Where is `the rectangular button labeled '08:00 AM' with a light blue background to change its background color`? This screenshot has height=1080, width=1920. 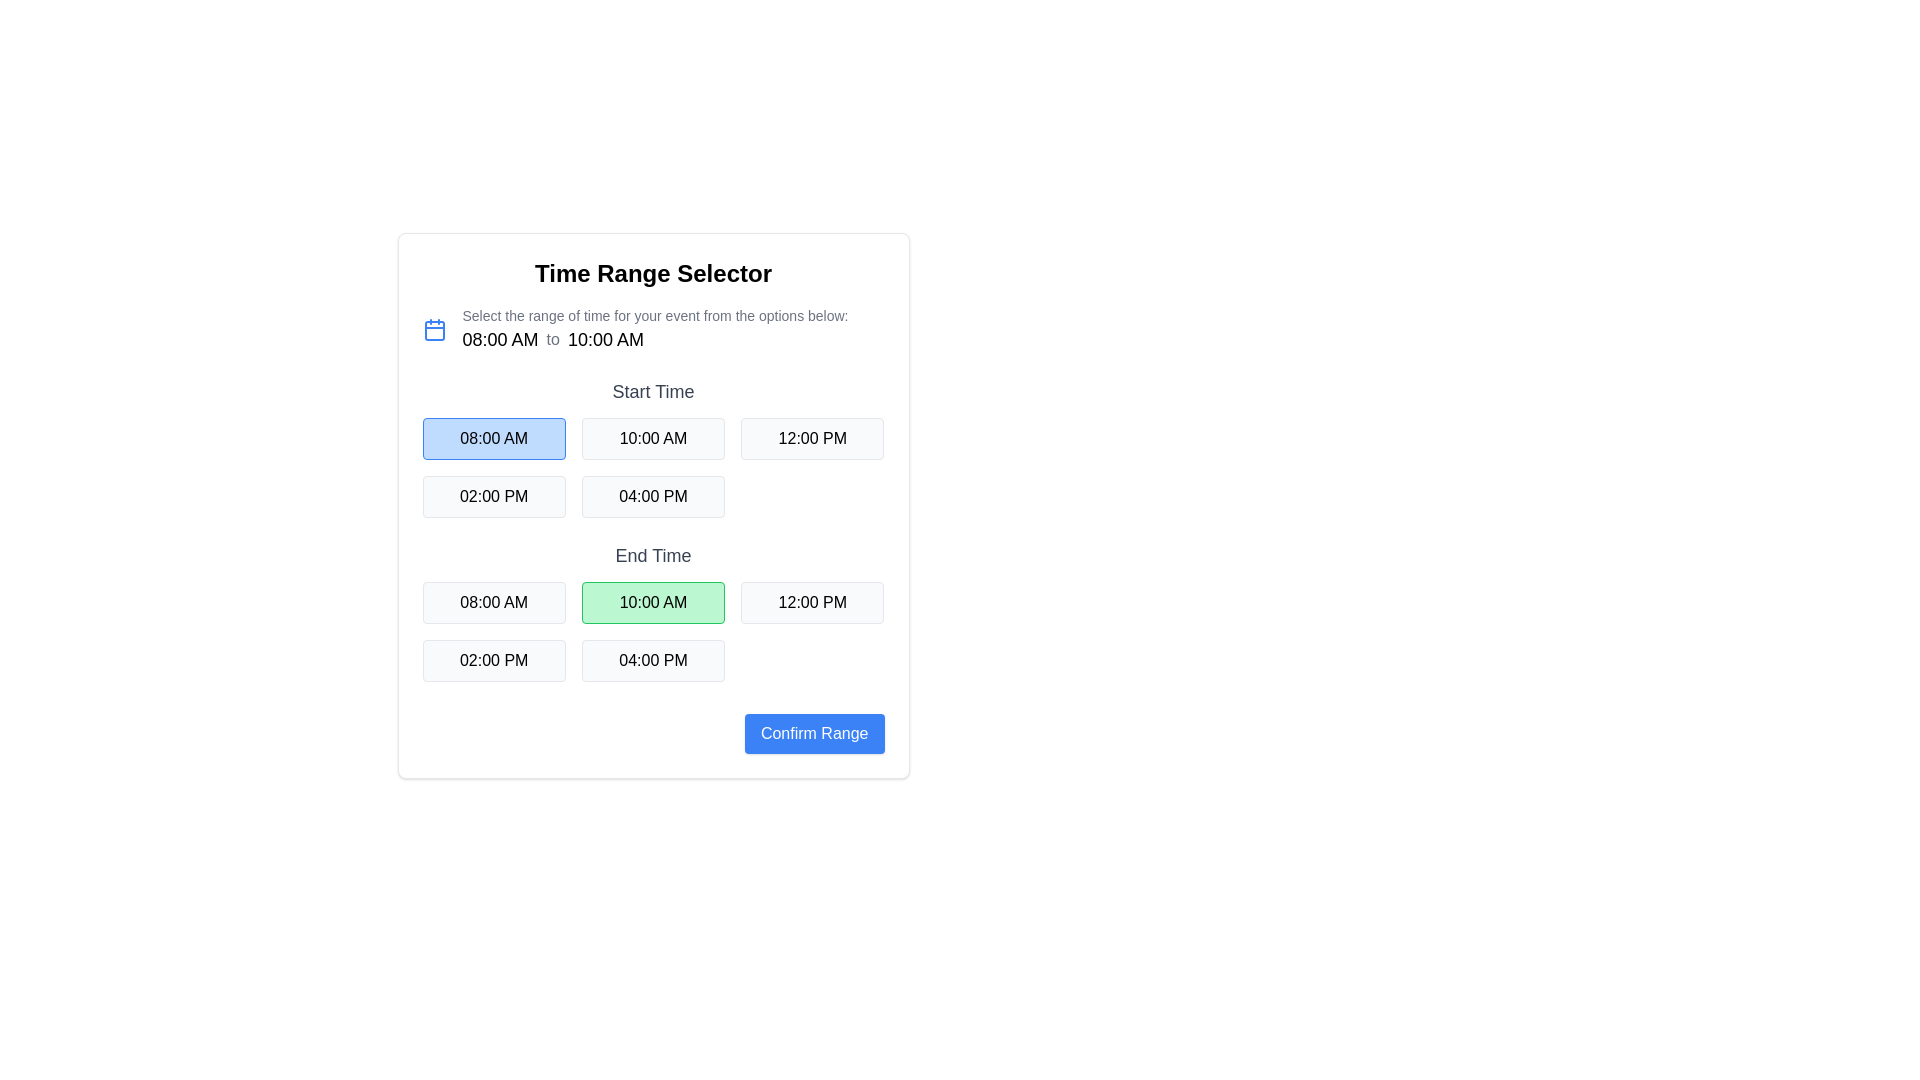 the rectangular button labeled '08:00 AM' with a light blue background to change its background color is located at coordinates (494, 438).